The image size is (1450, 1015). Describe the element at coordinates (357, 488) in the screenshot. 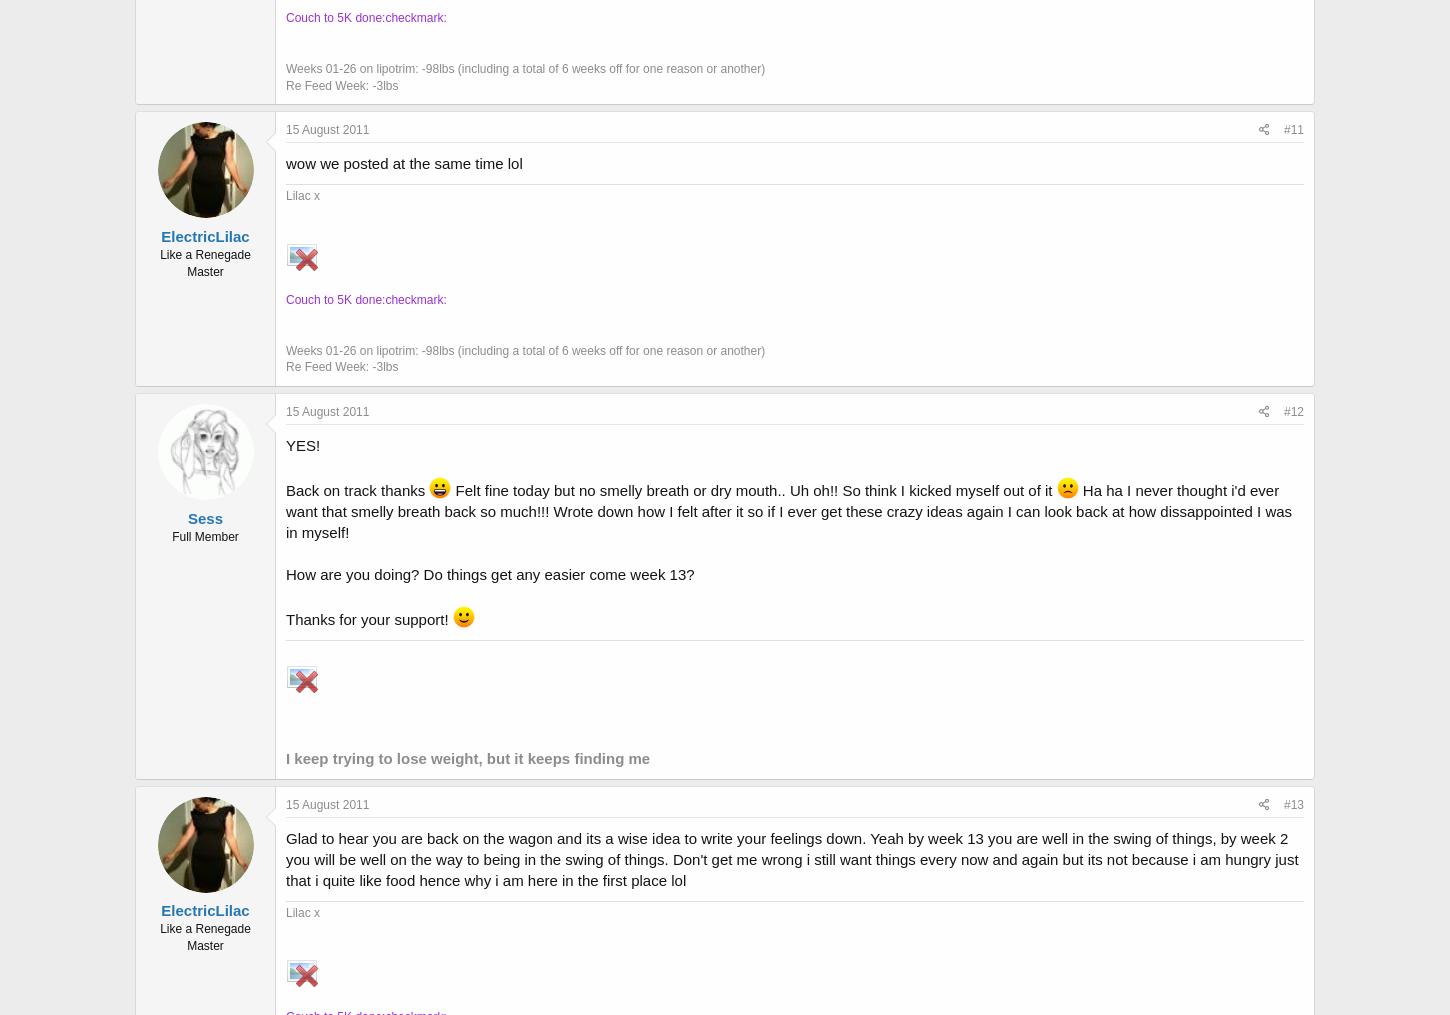

I see `'Back on track thanks'` at that location.